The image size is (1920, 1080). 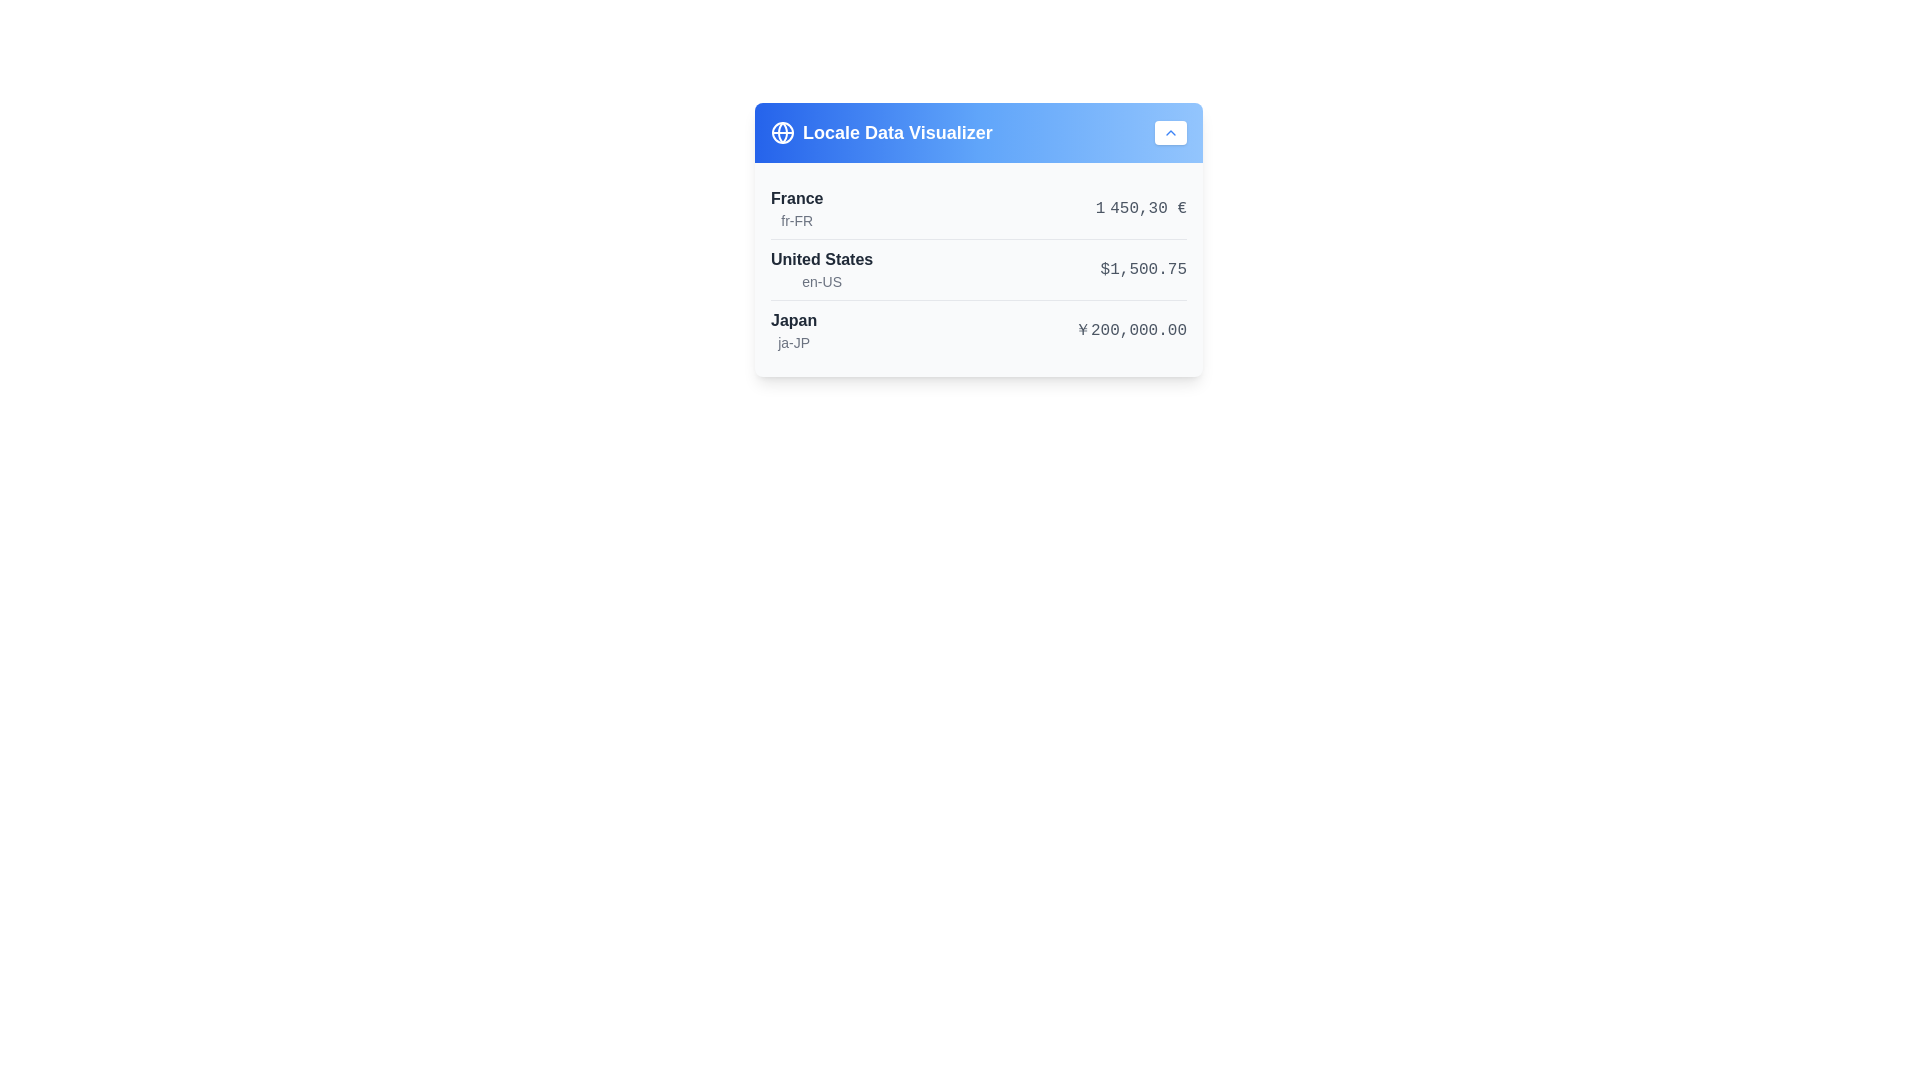 What do you see at coordinates (781, 132) in the screenshot?
I see `the circular part of the globe icon located in the top-left corner of the blue header bar titled 'Locale Data Visualizer'` at bounding box center [781, 132].